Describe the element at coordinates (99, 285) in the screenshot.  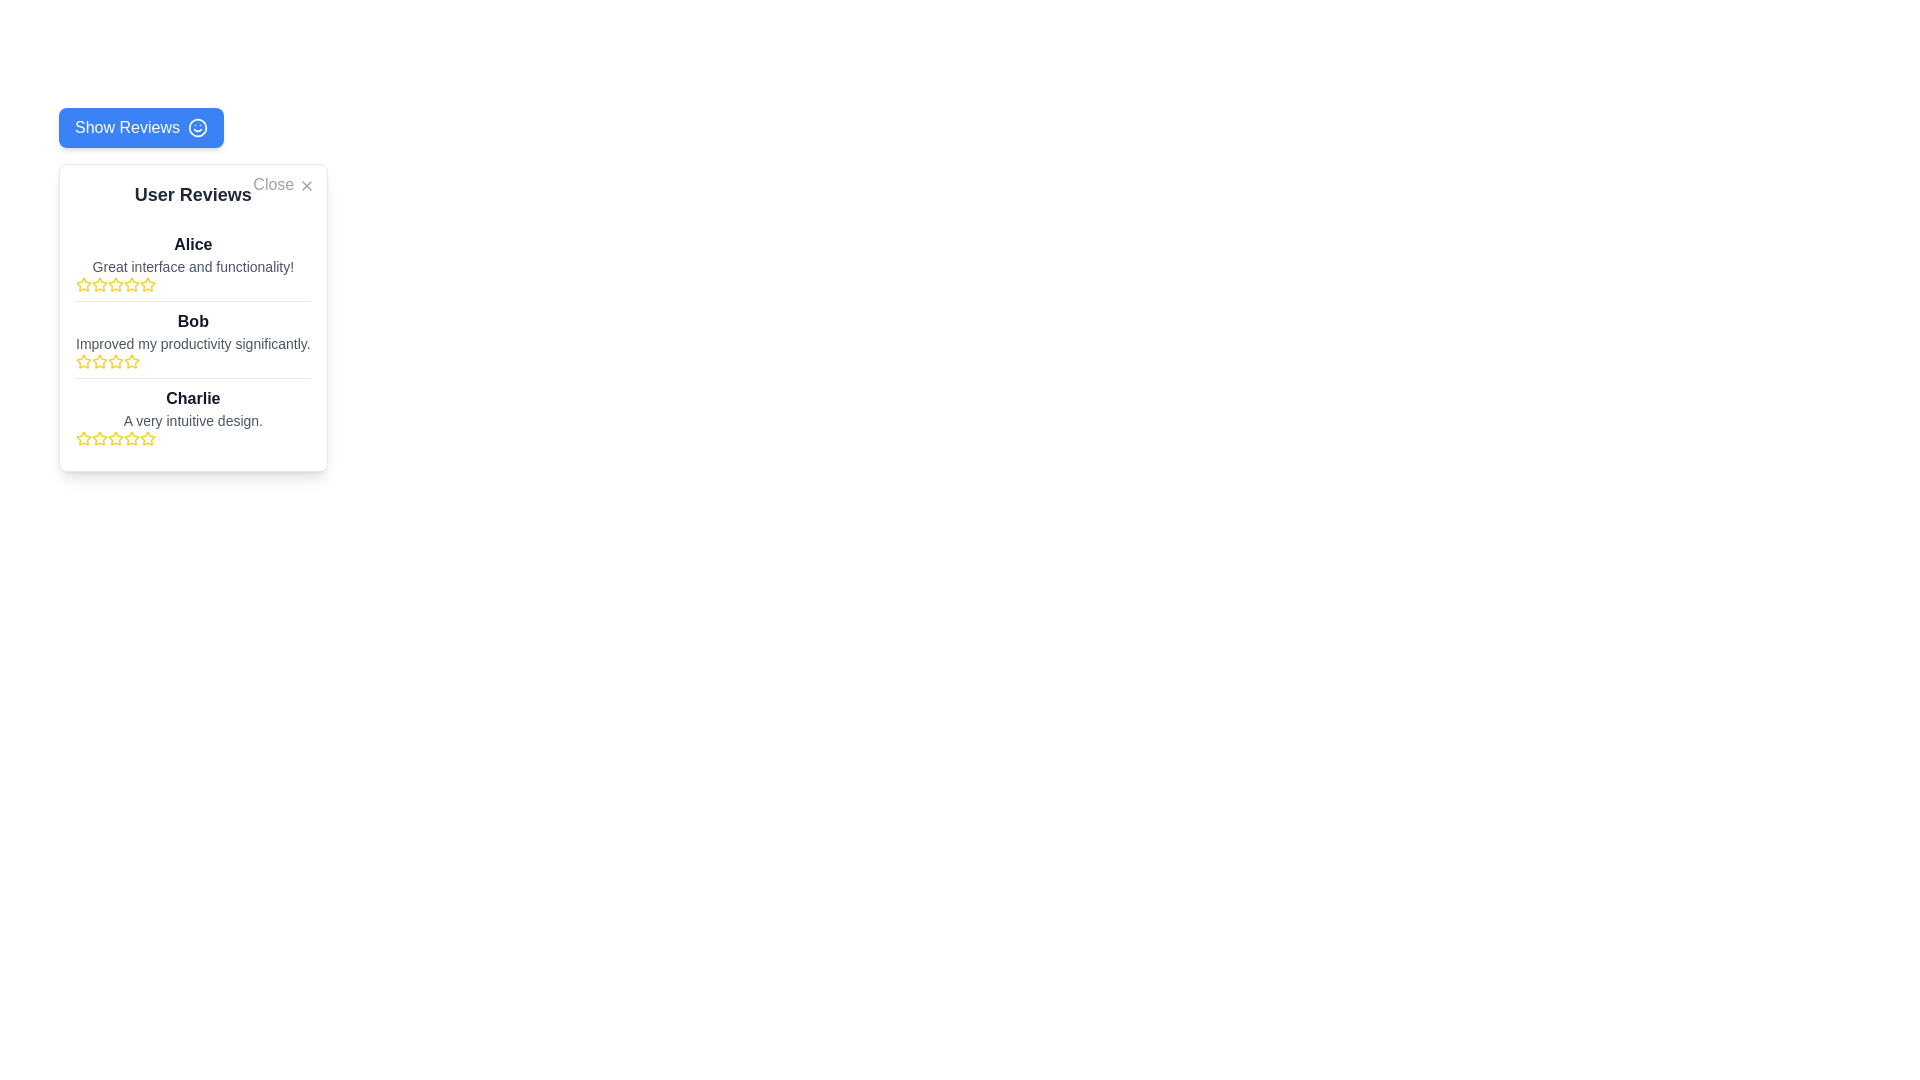
I see `the second yellow star icon in Alice's rating row, which has a hollow center and is styled with a bright yellow color` at that location.